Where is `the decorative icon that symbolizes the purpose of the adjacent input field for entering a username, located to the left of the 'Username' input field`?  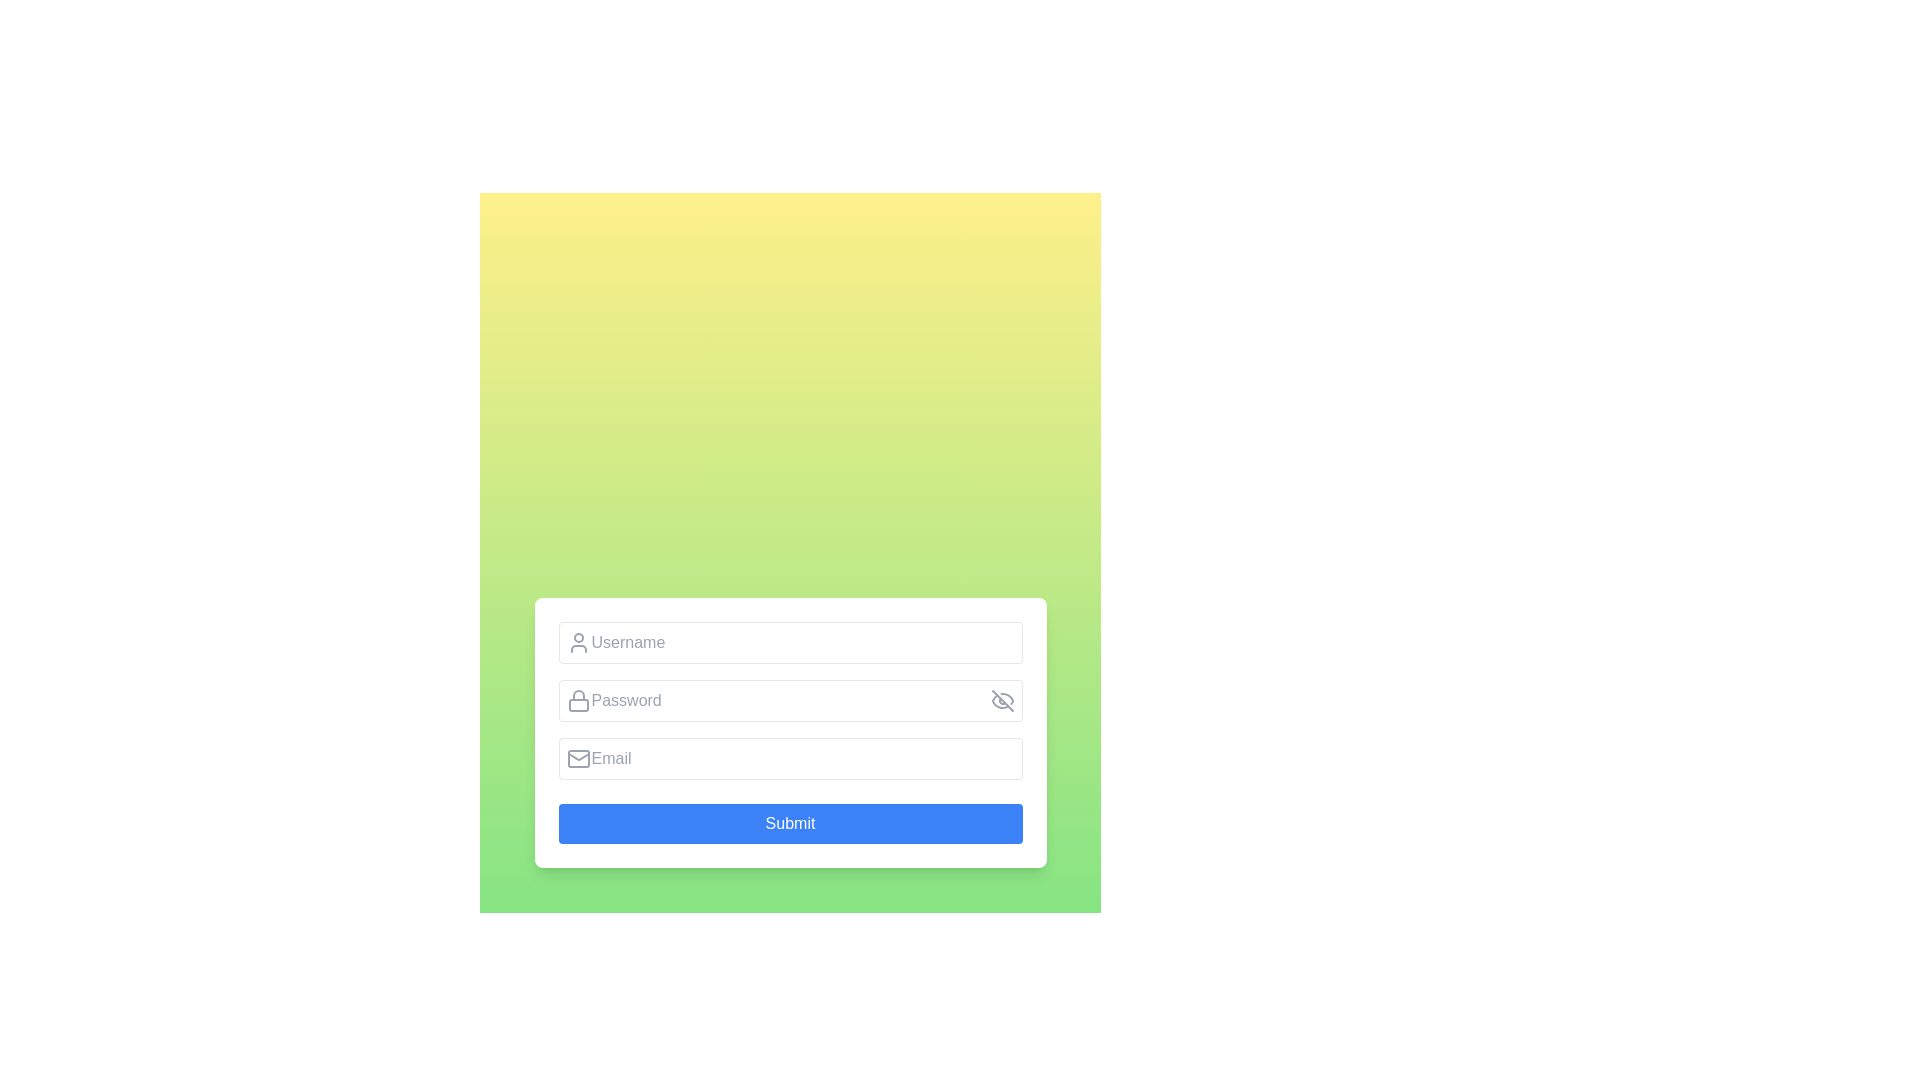
the decorative icon that symbolizes the purpose of the adjacent input field for entering a username, located to the left of the 'Username' input field is located at coordinates (577, 643).